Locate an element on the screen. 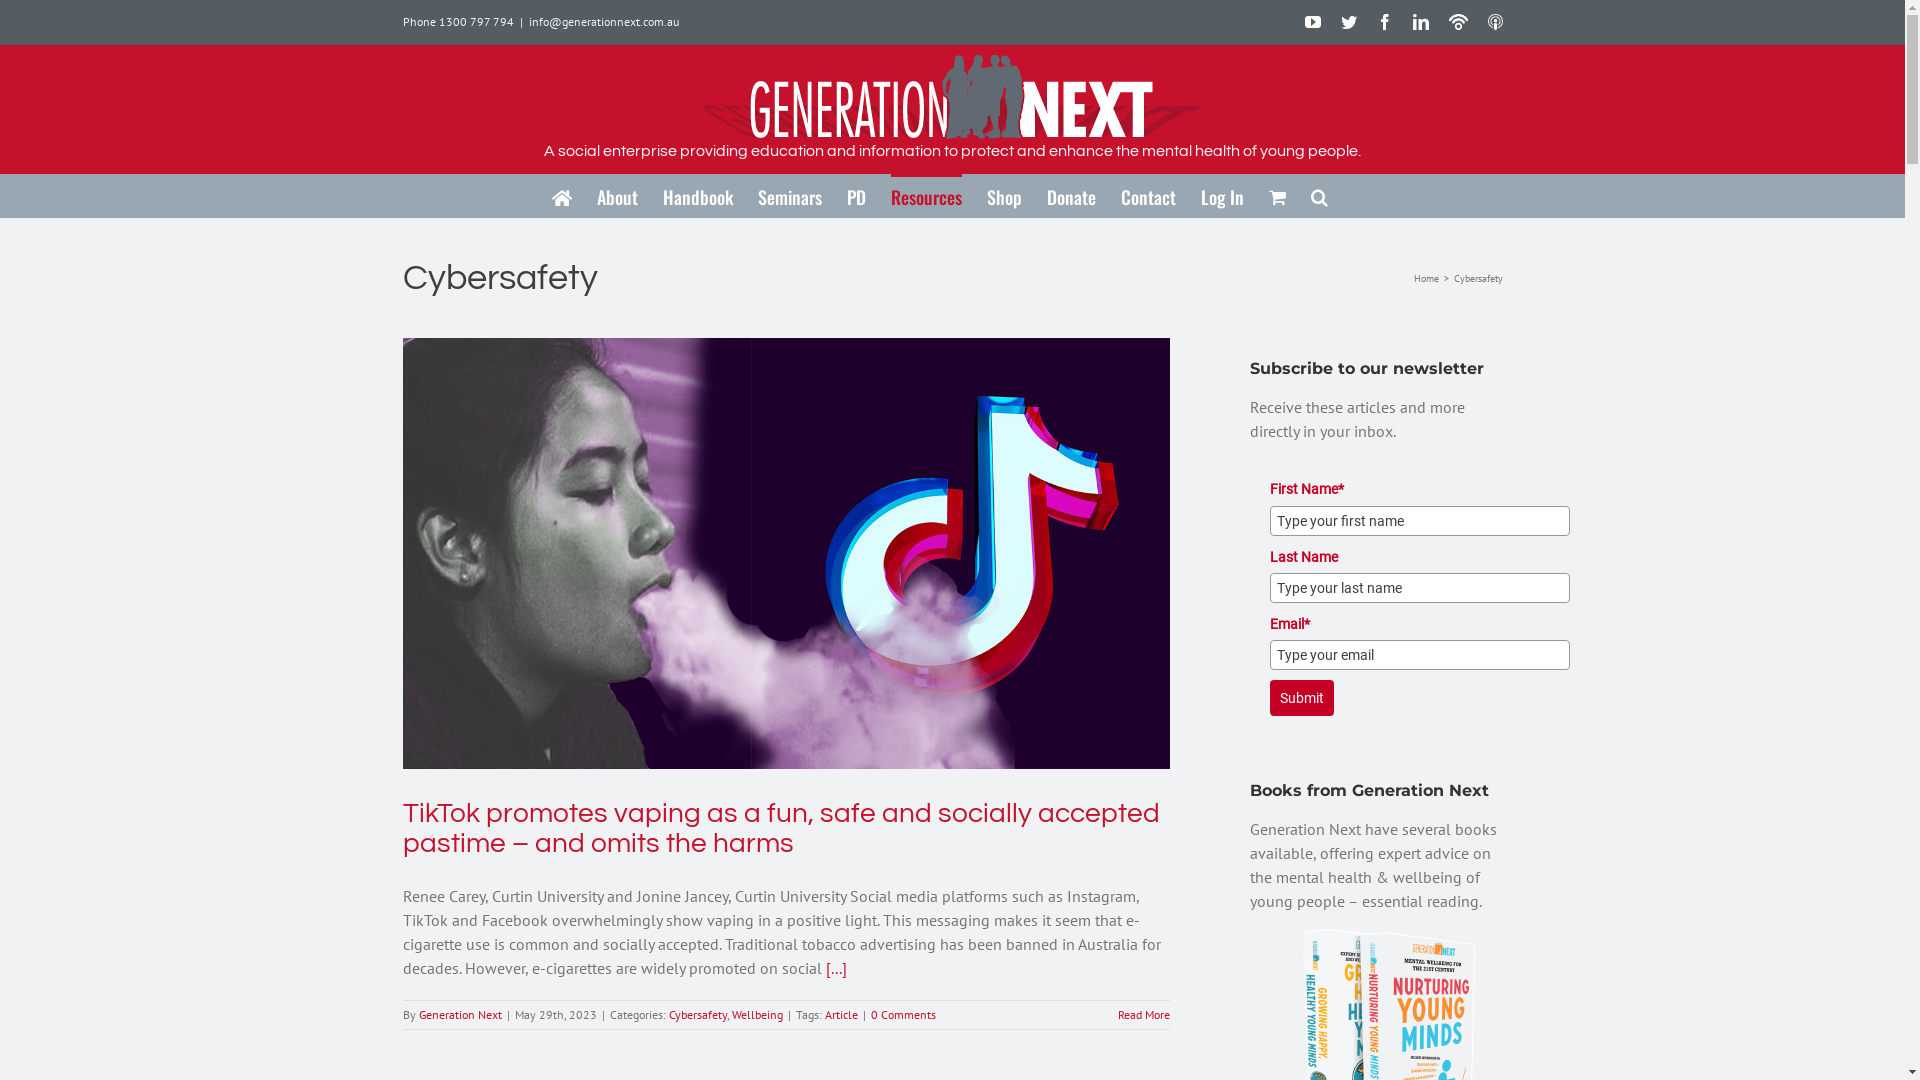 This screenshot has height=1080, width=1920. 'Shop' is located at coordinates (1004, 195).